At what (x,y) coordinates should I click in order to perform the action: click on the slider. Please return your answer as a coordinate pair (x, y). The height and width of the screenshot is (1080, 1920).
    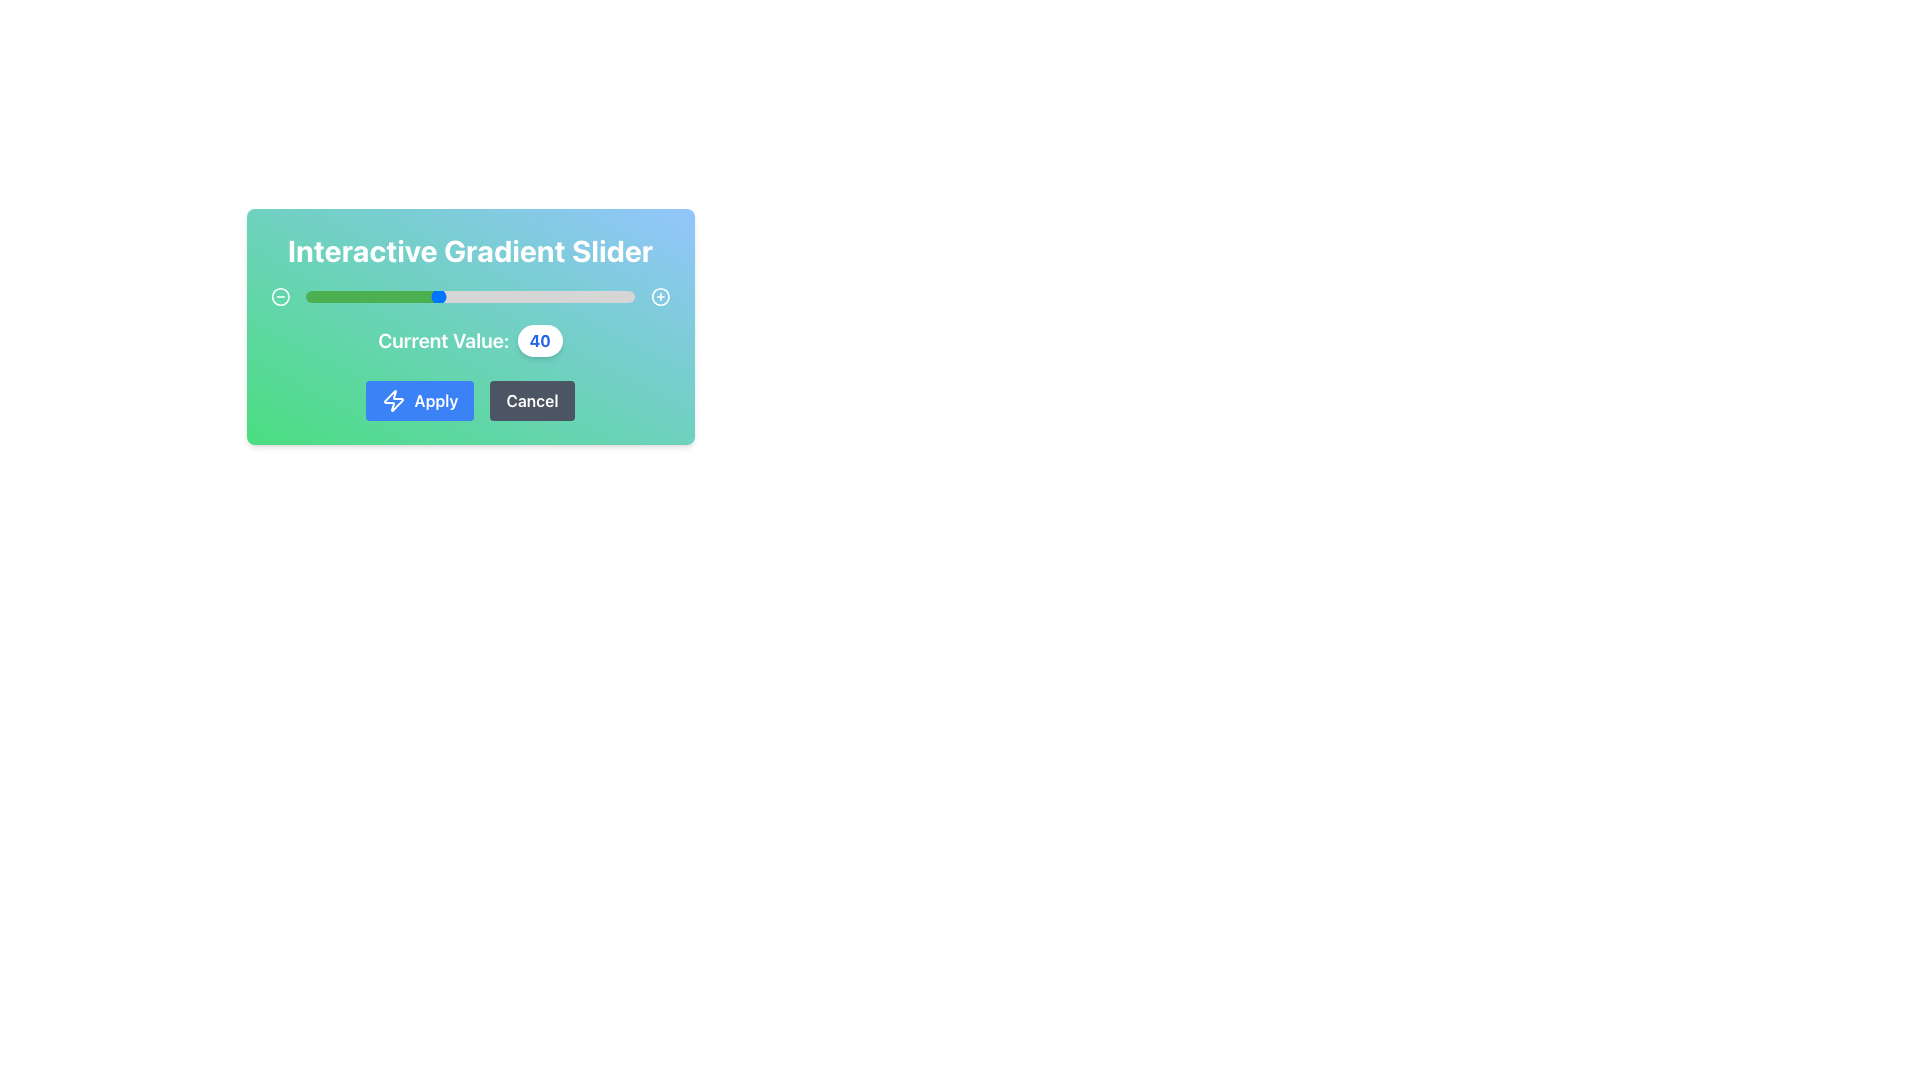
    Looking at the image, I should click on (496, 297).